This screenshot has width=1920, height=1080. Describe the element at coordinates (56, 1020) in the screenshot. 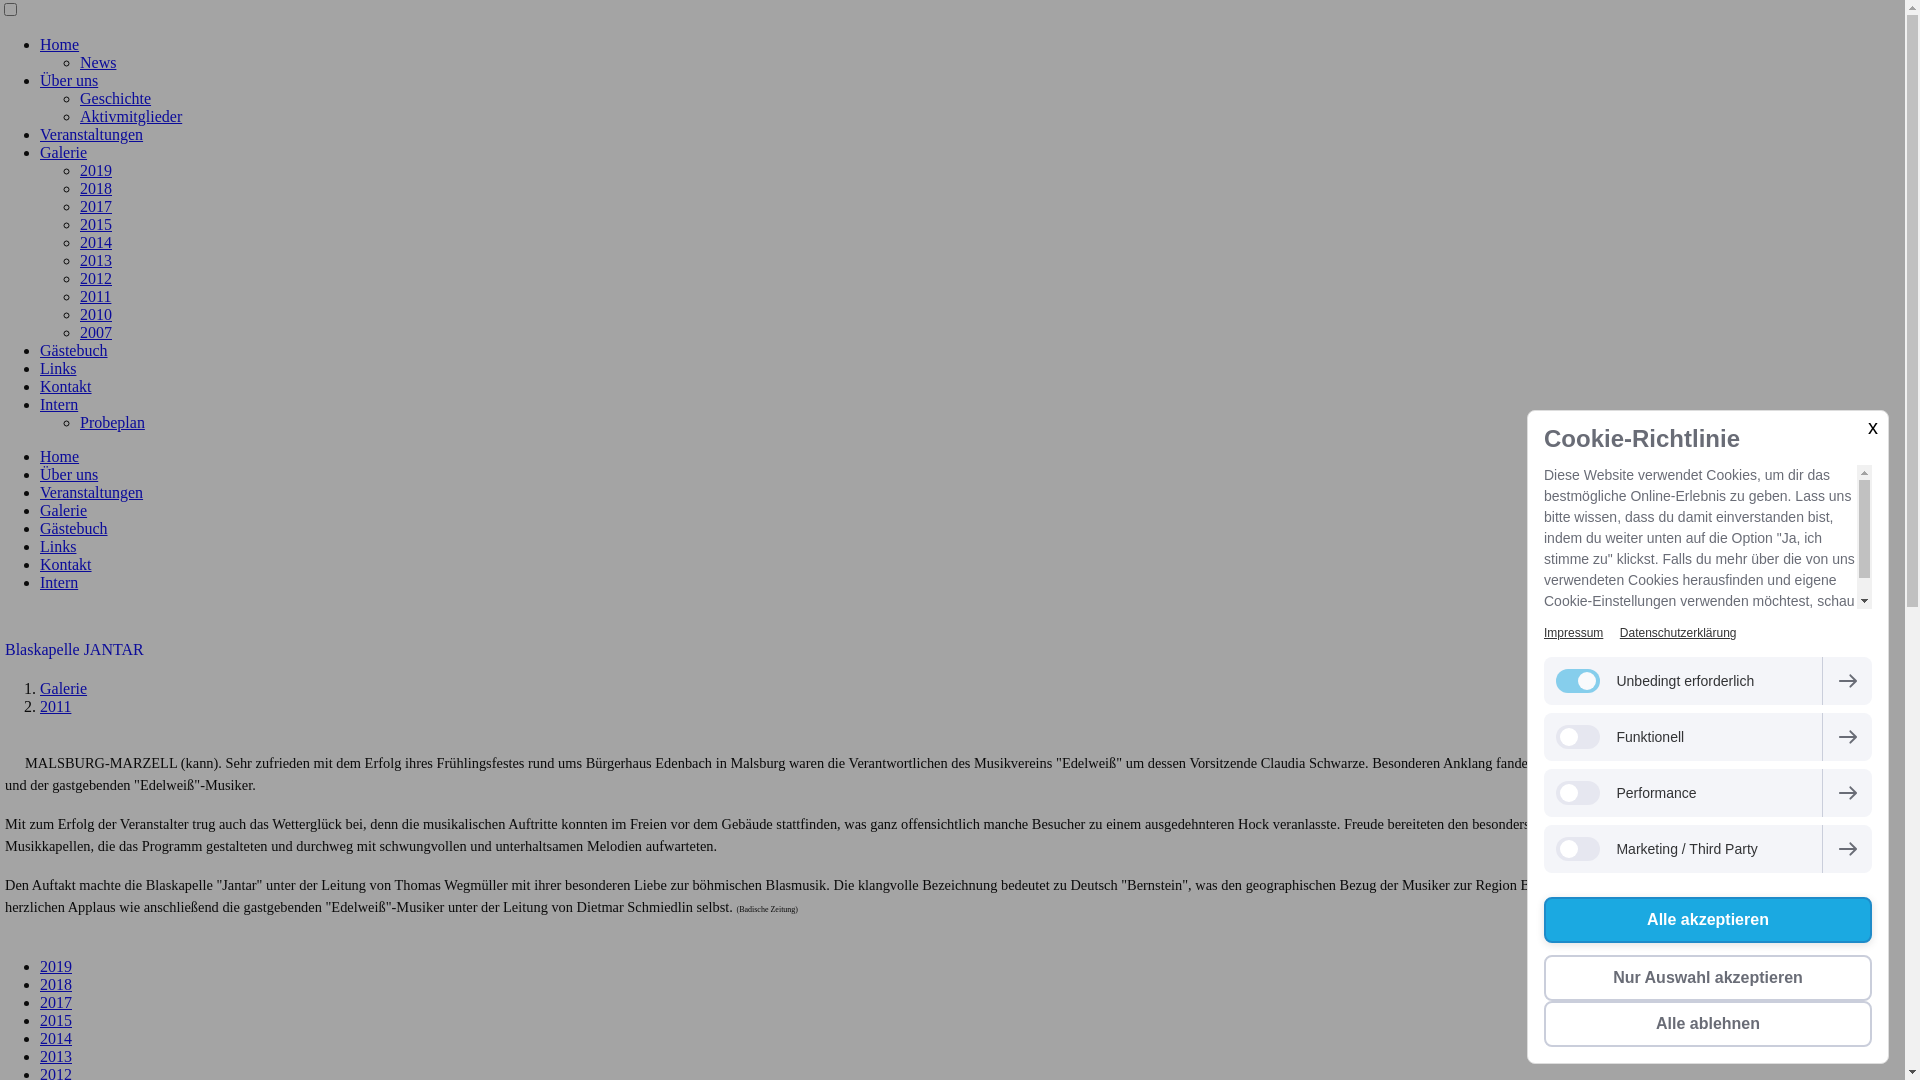

I see `'2015'` at that location.